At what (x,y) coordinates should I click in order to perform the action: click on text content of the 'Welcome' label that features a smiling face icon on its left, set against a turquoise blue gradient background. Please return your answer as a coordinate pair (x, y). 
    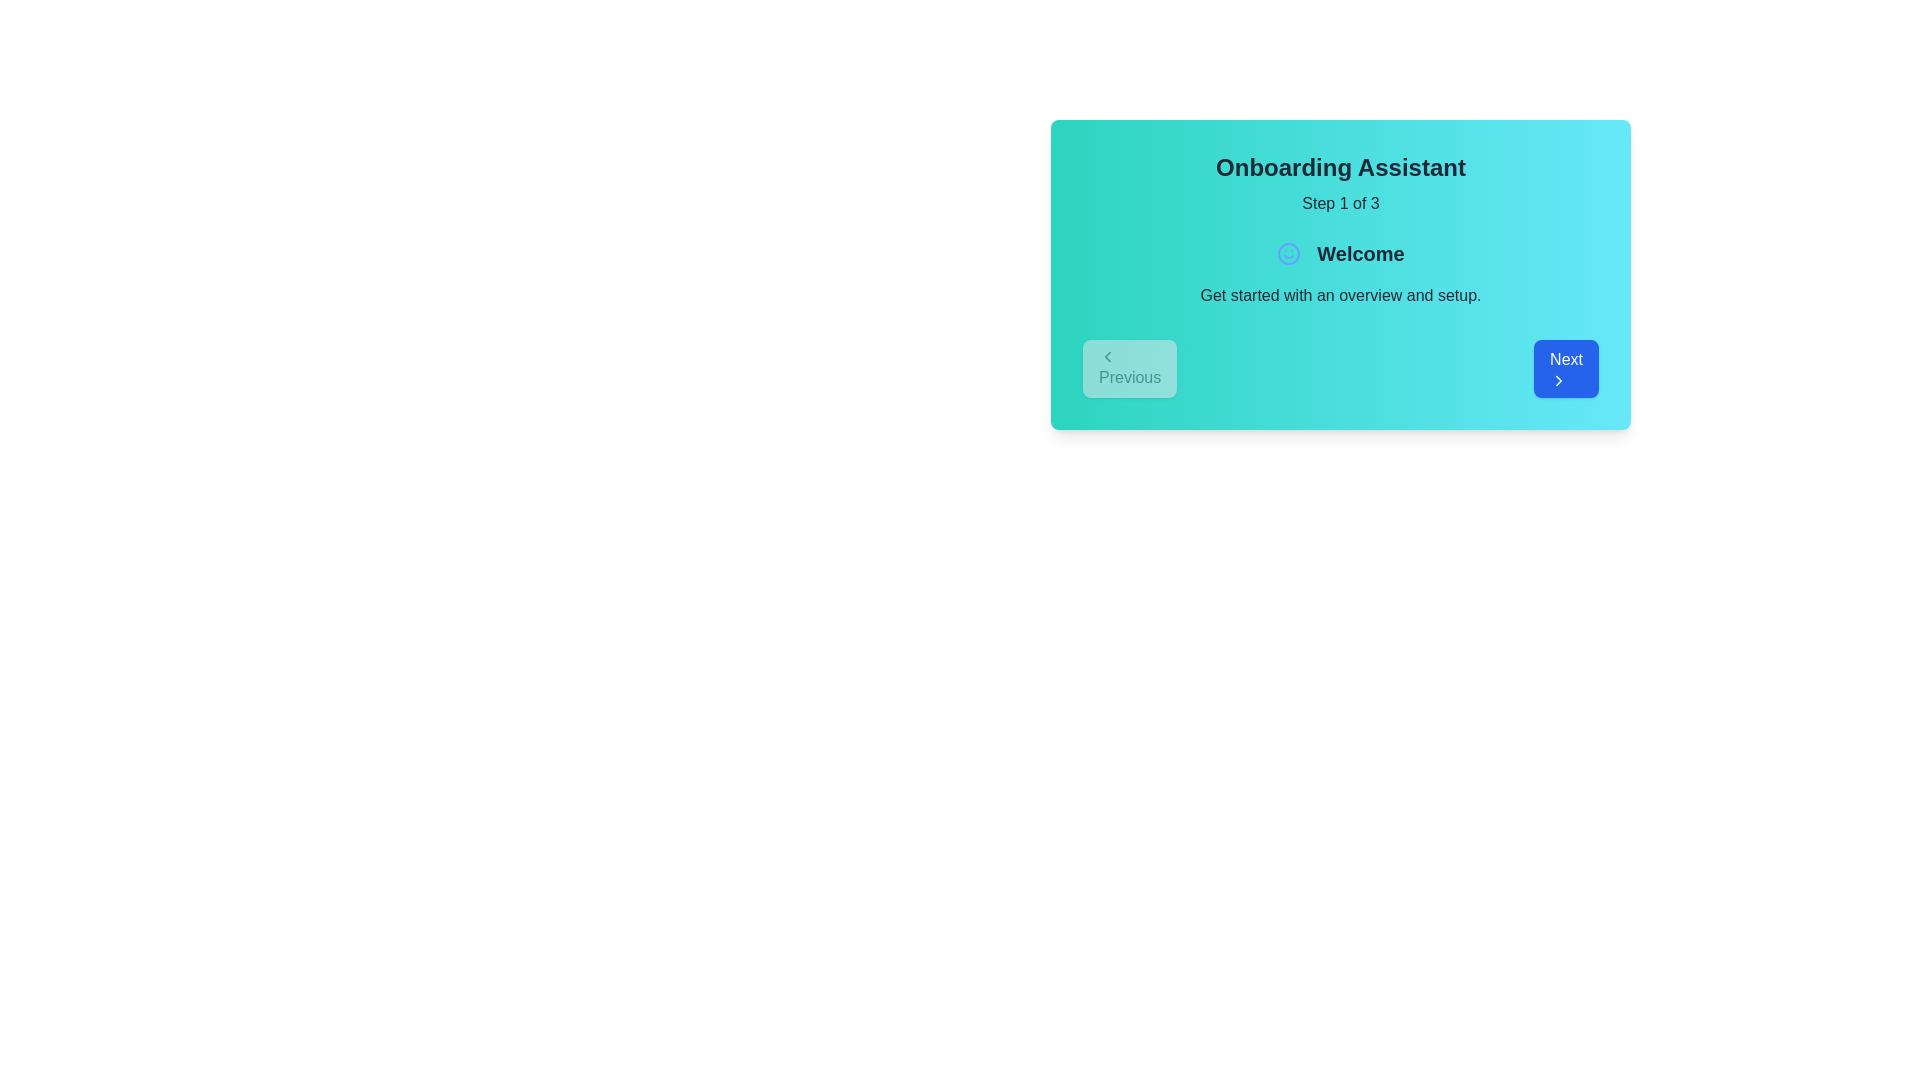
    Looking at the image, I should click on (1340, 253).